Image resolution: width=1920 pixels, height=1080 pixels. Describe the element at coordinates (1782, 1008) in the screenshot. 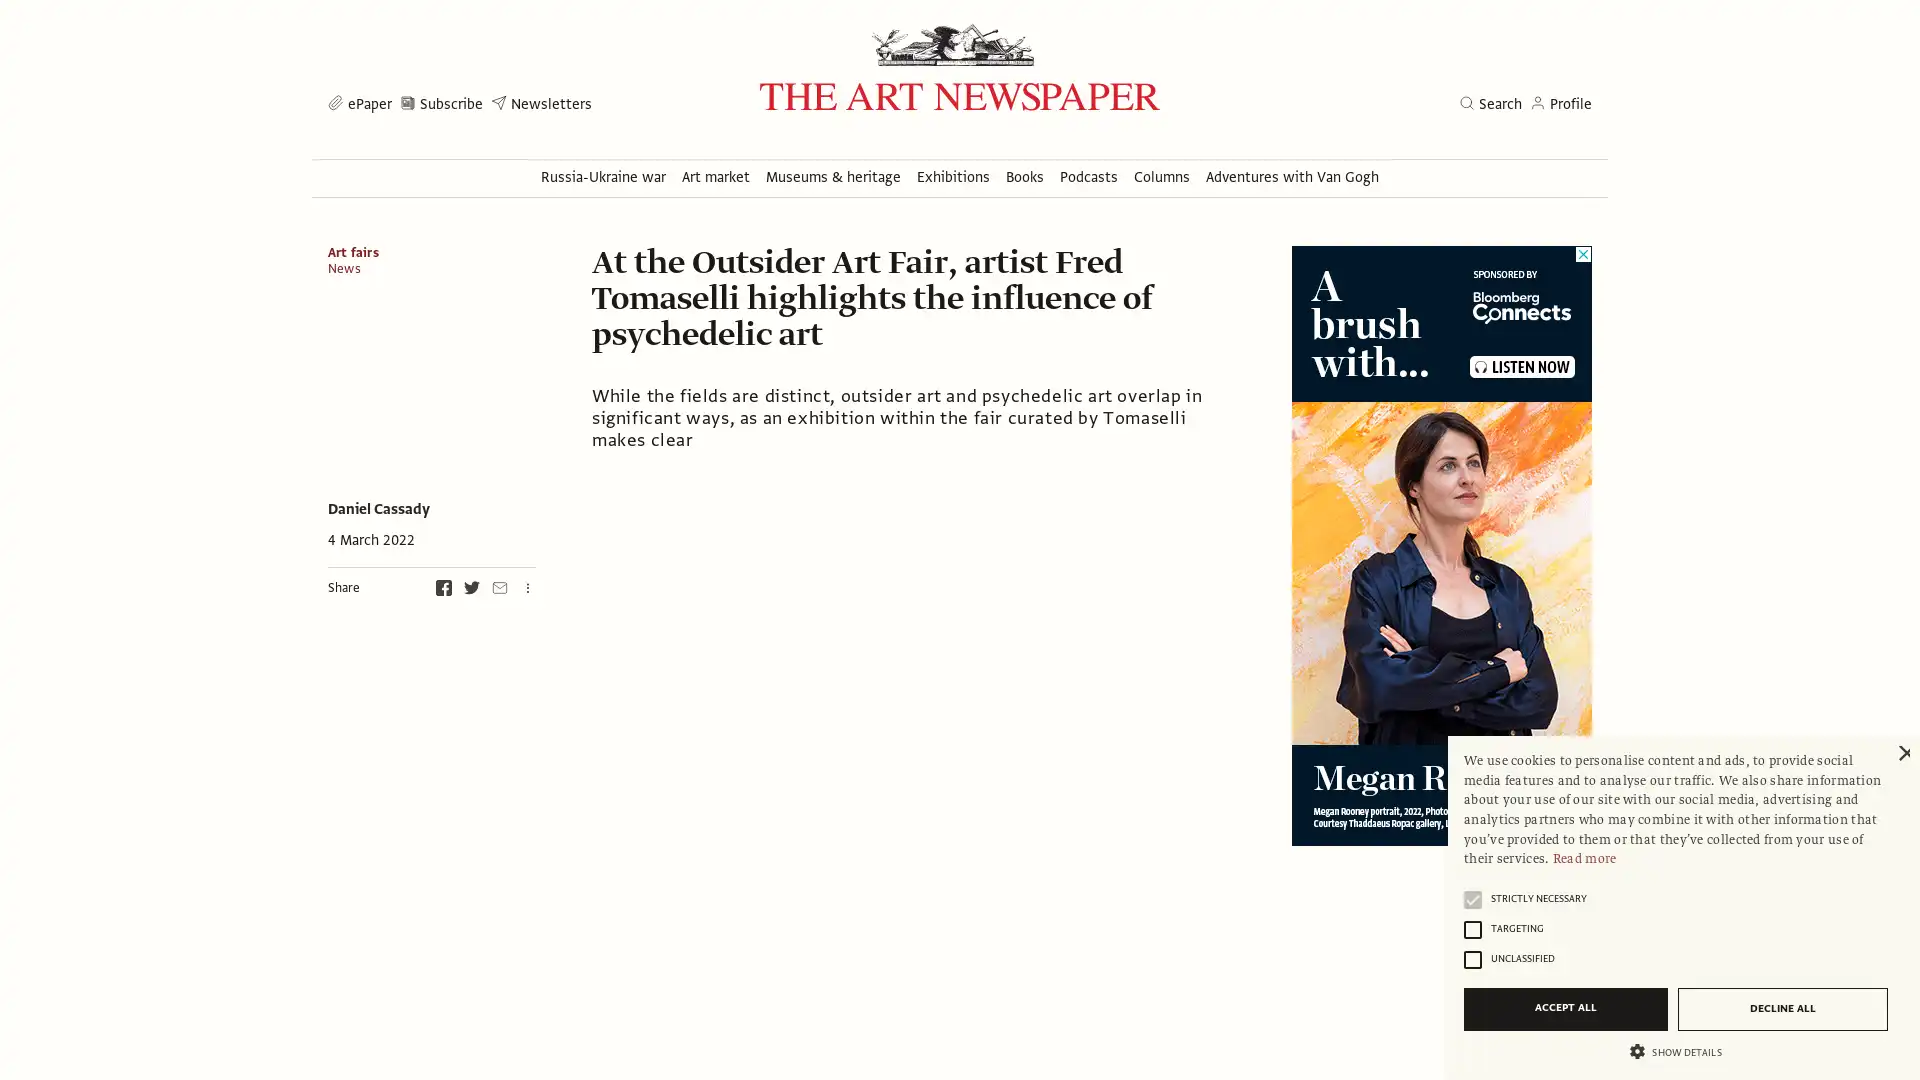

I see `DECLINE ALL` at that location.